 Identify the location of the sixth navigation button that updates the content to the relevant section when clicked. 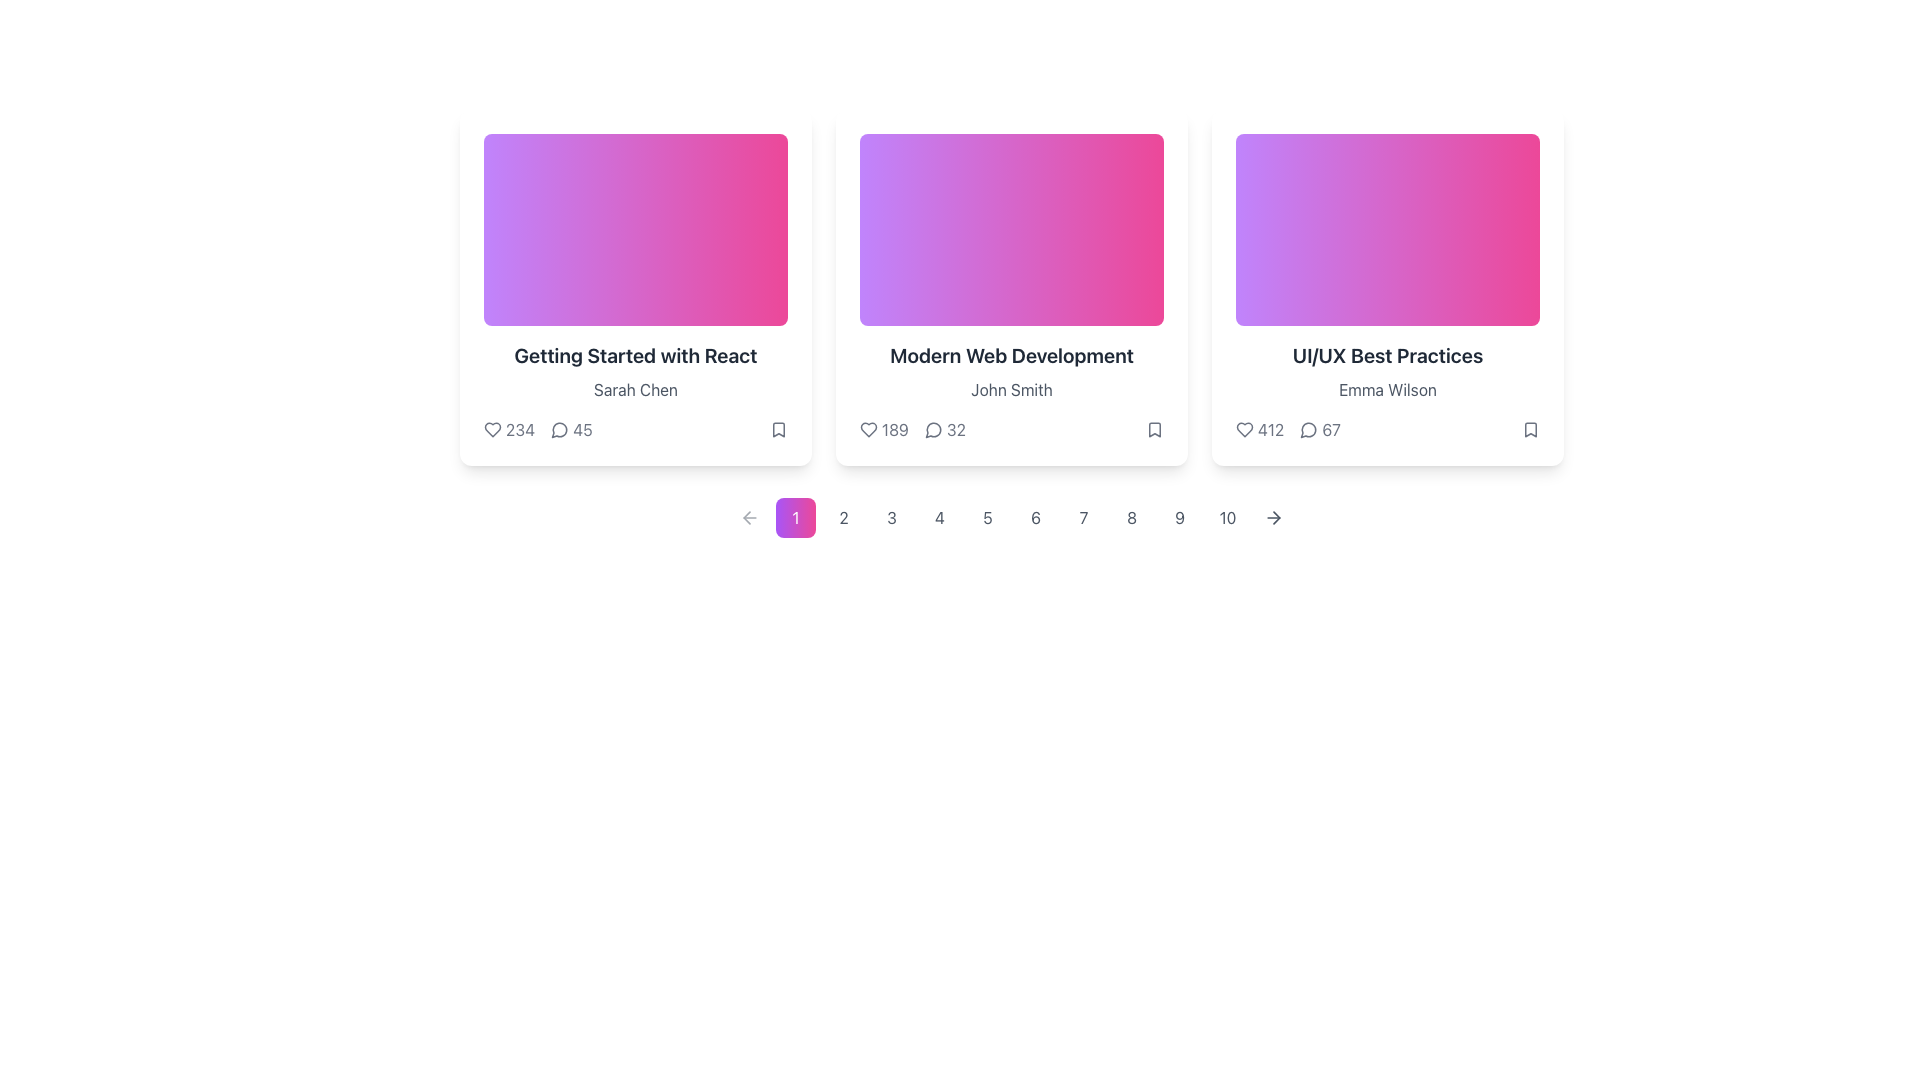
(1036, 516).